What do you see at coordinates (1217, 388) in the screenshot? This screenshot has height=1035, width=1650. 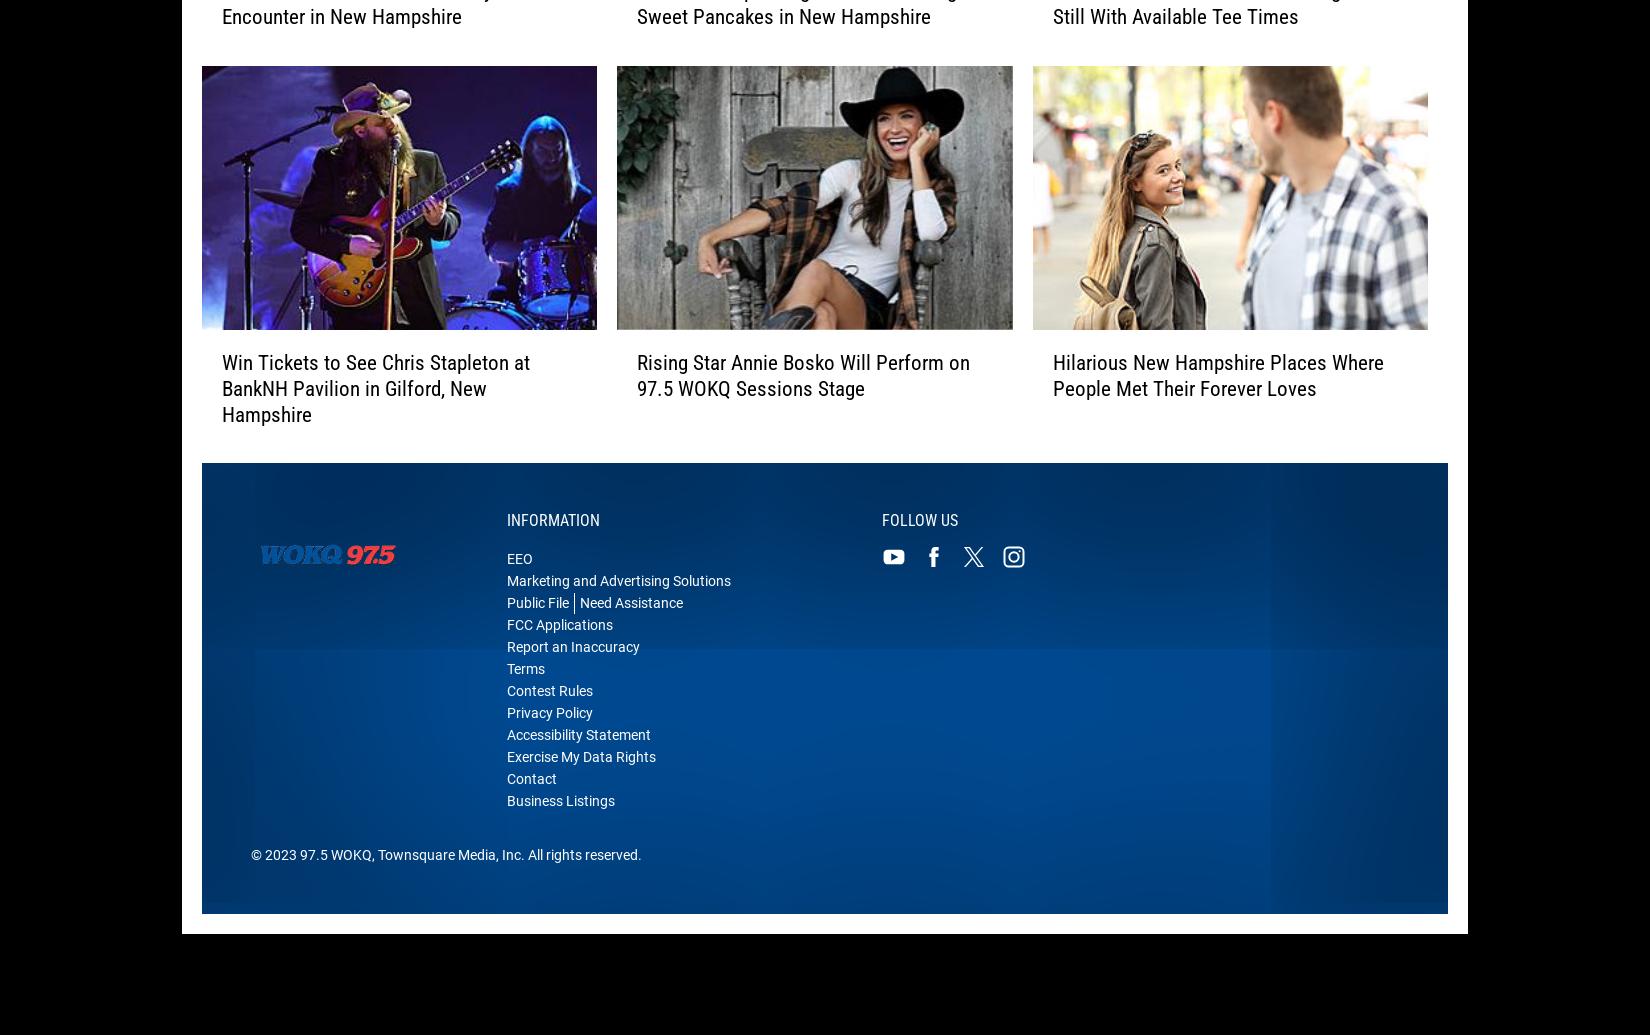 I see `'Hilarious New Hampshire Places Where People Met Their Forever Loves'` at bounding box center [1217, 388].